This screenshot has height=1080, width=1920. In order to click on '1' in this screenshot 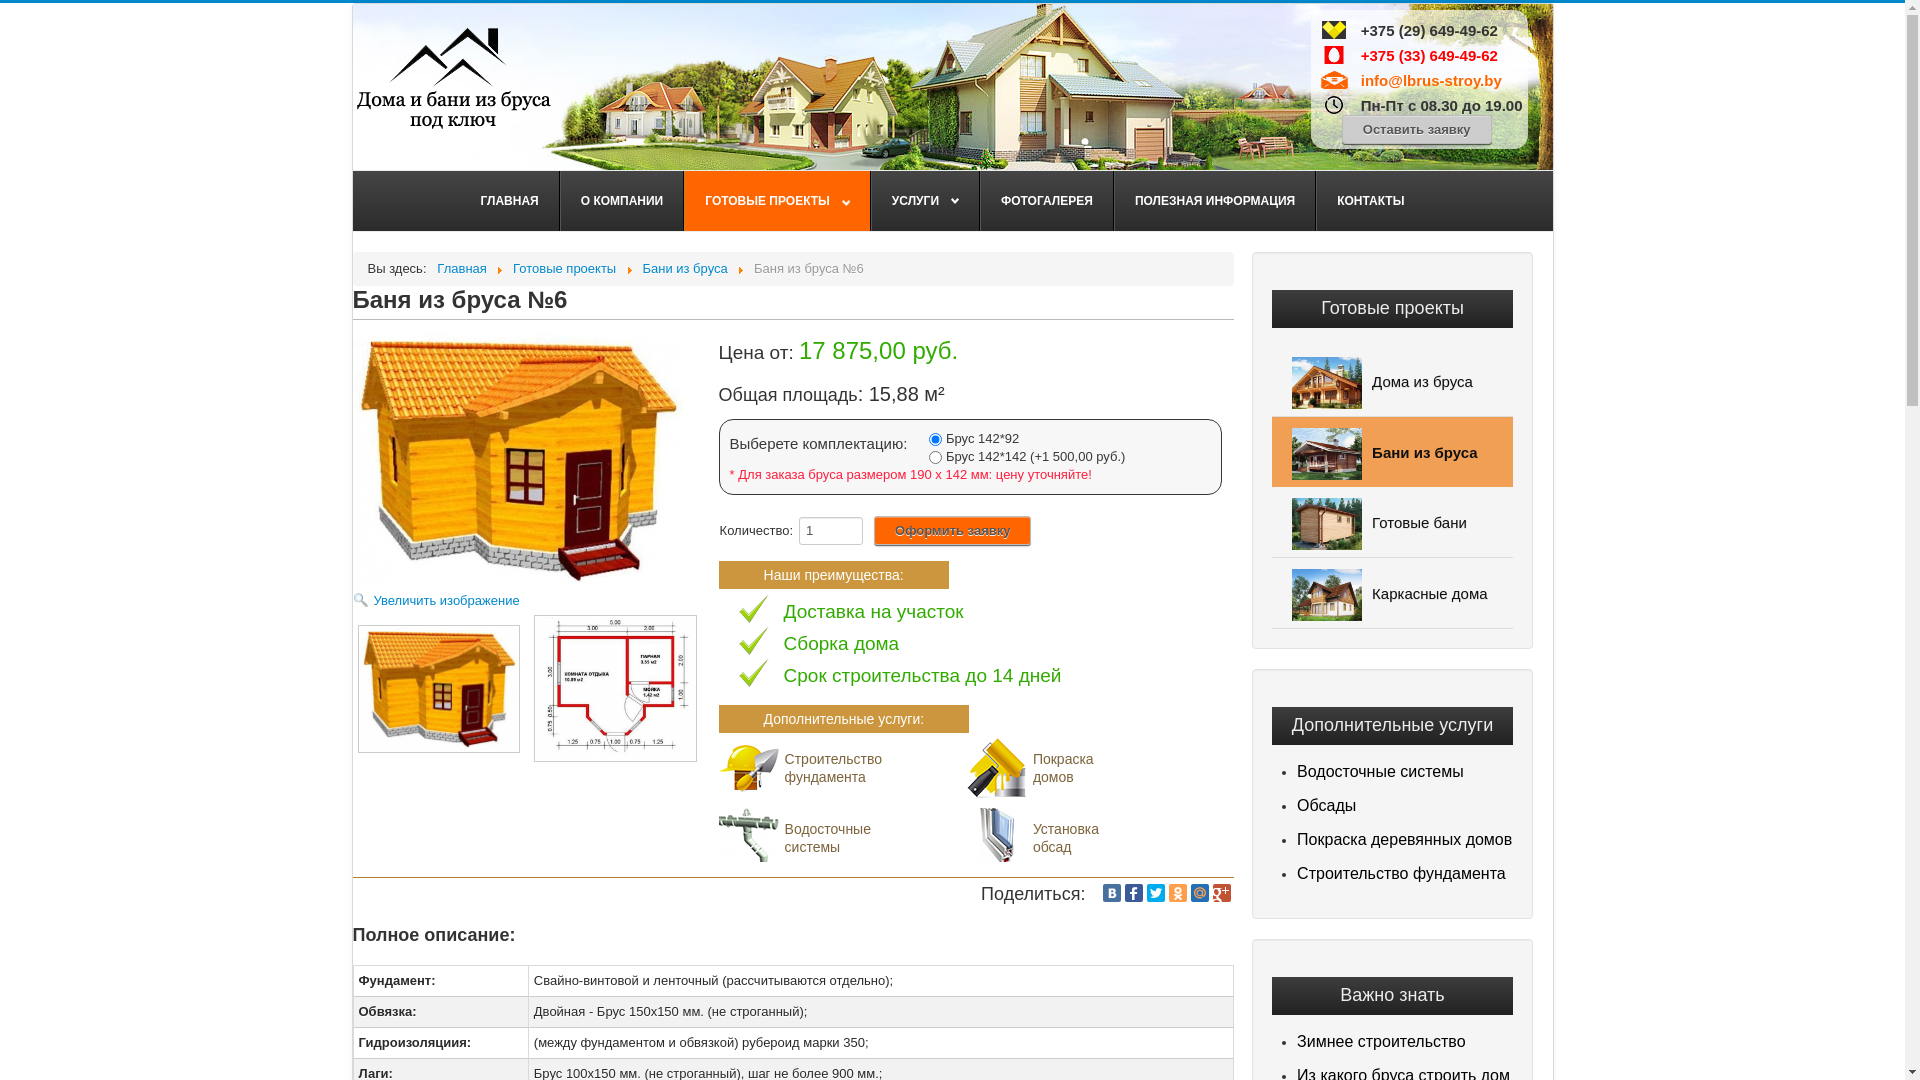, I will do `click(934, 438)`.